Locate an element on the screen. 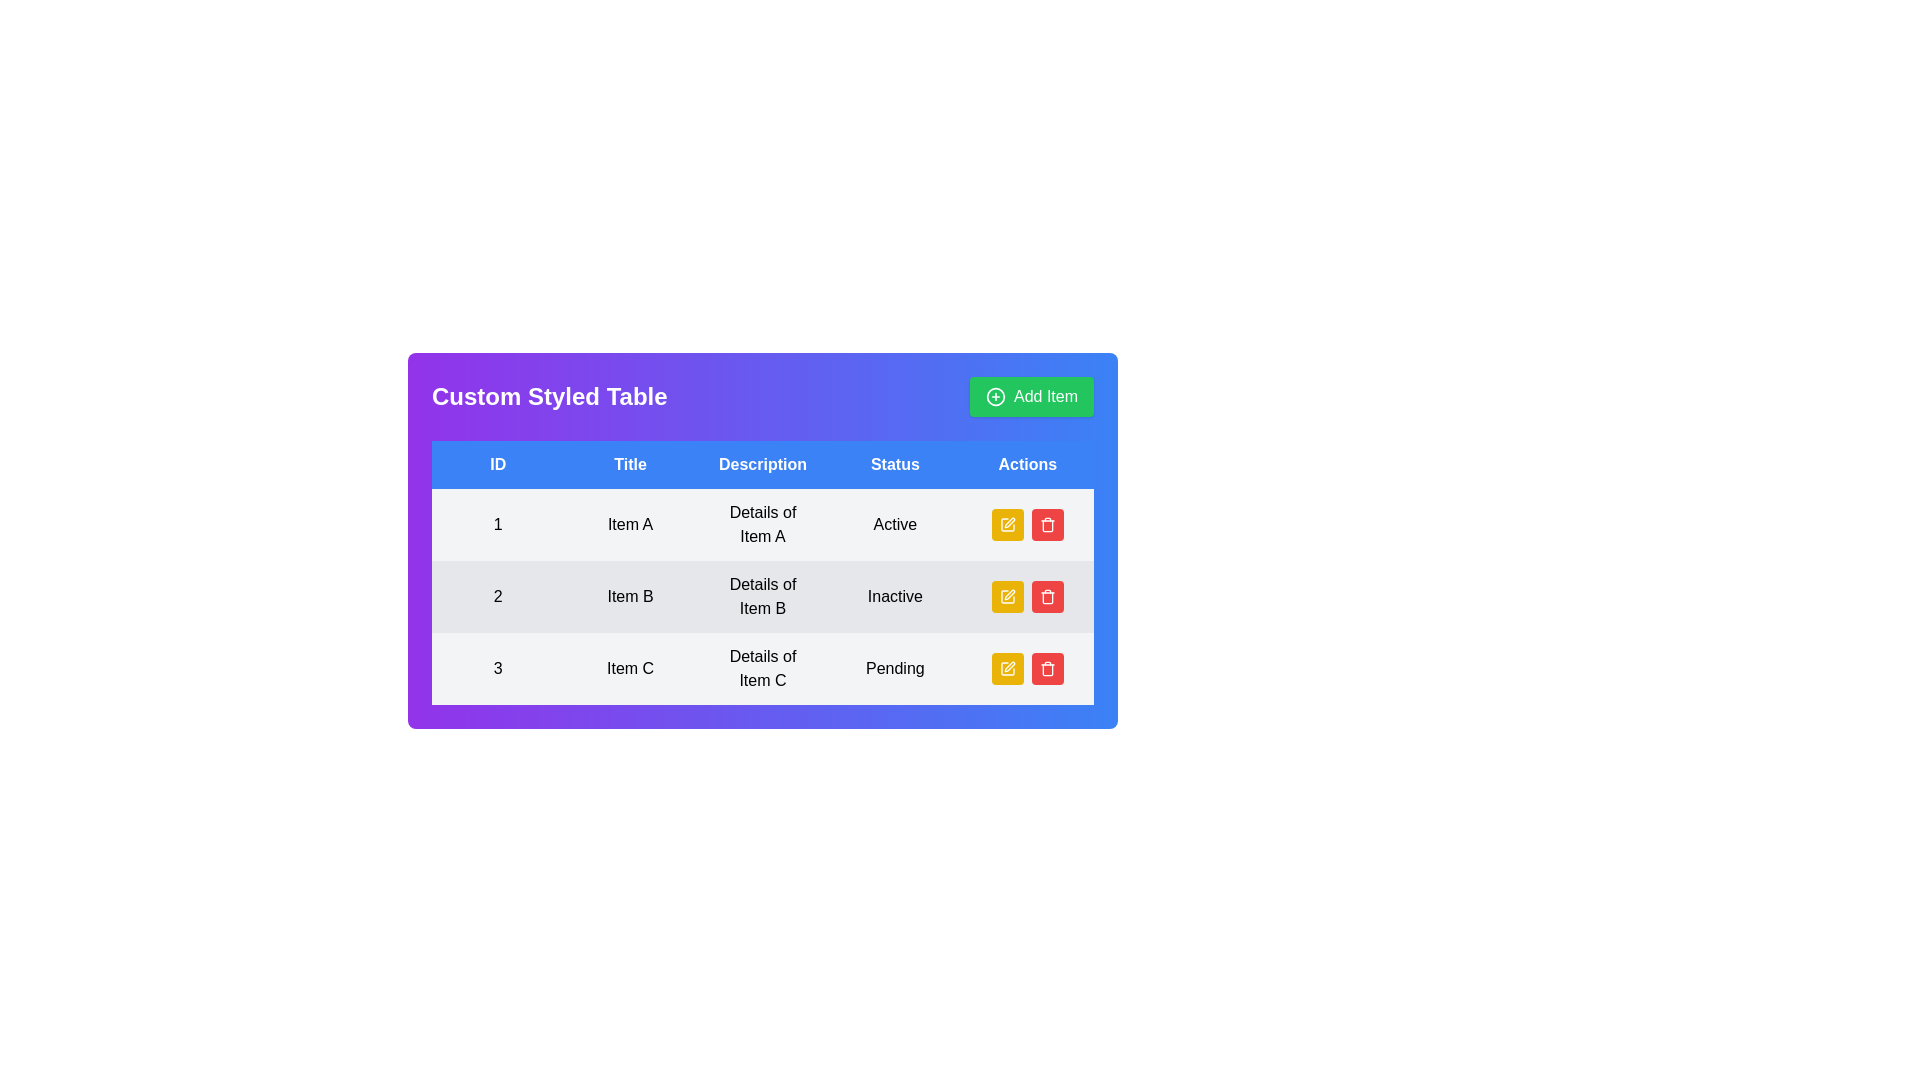  value of the table cell containing the character '2', which is centered in a light gray background under the 'ID' column in the second row is located at coordinates (498, 596).